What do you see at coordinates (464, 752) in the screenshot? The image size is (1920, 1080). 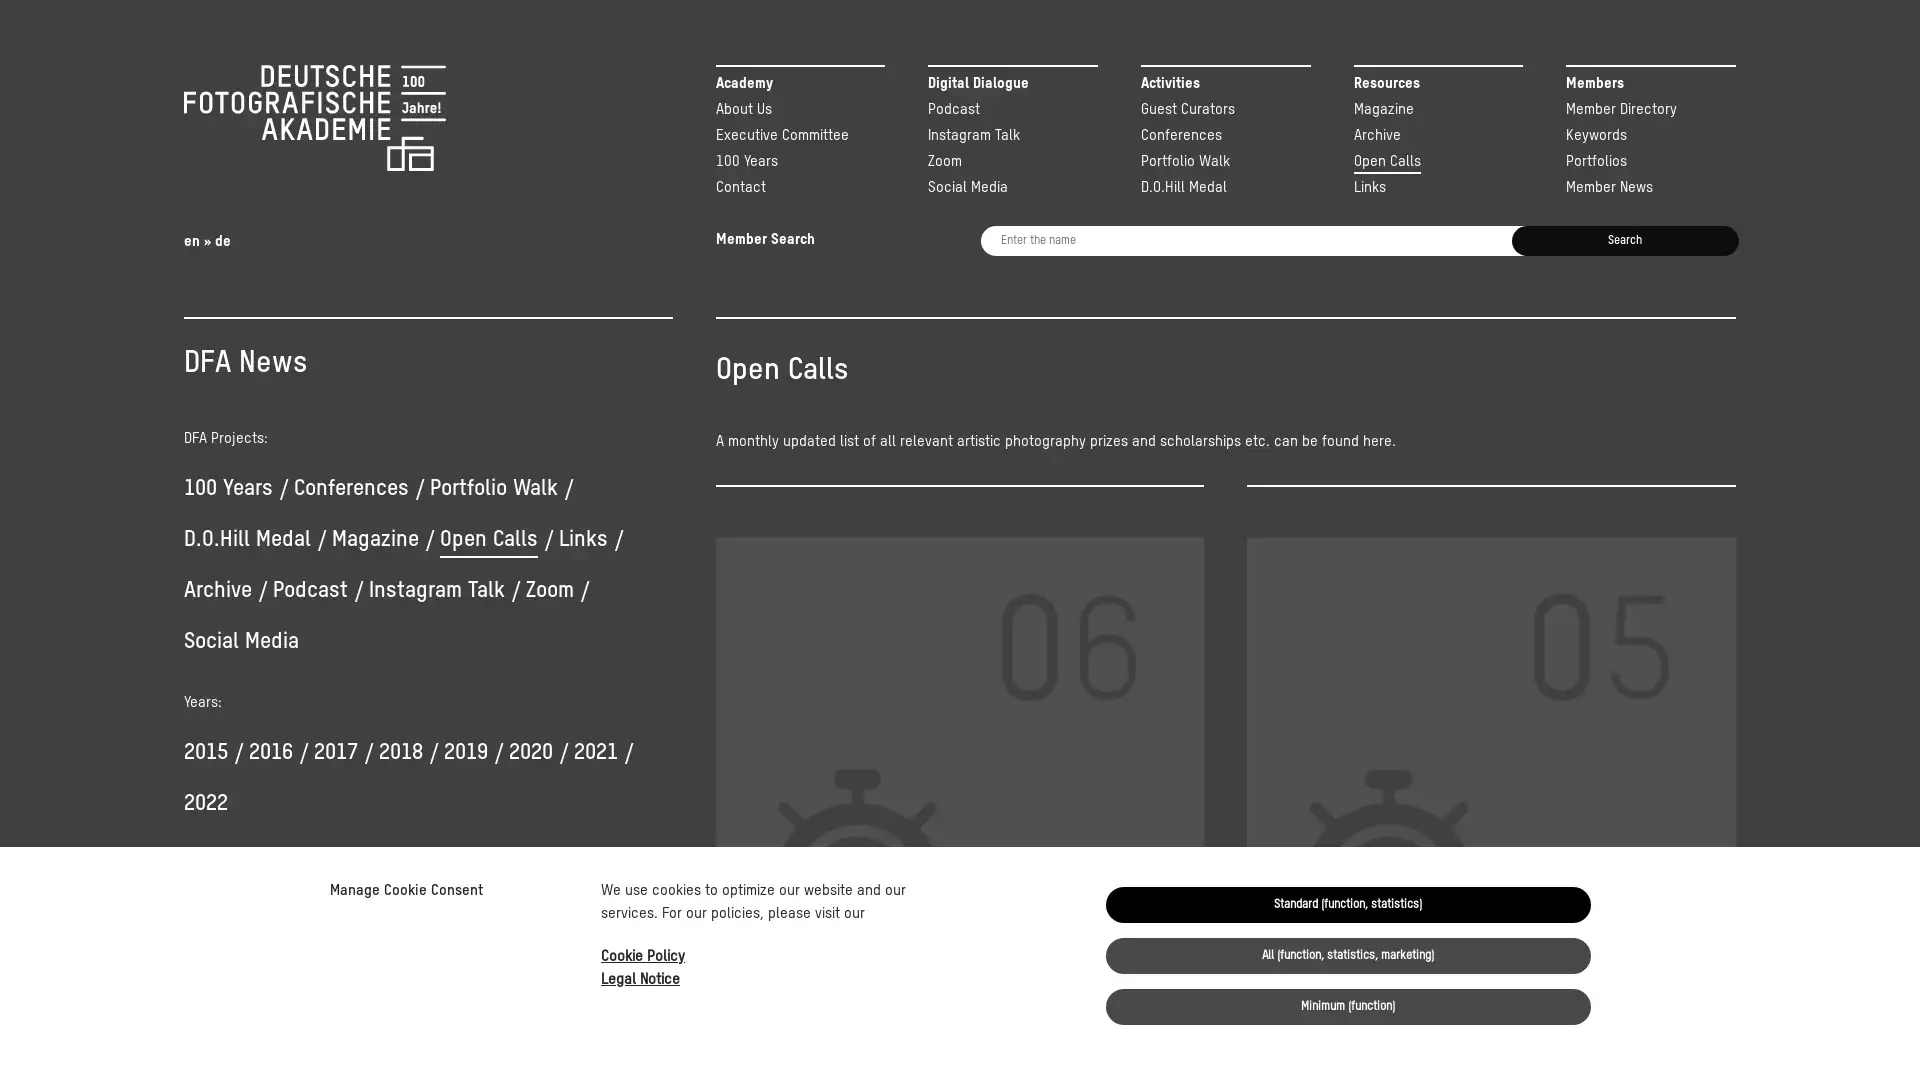 I see `2019` at bounding box center [464, 752].